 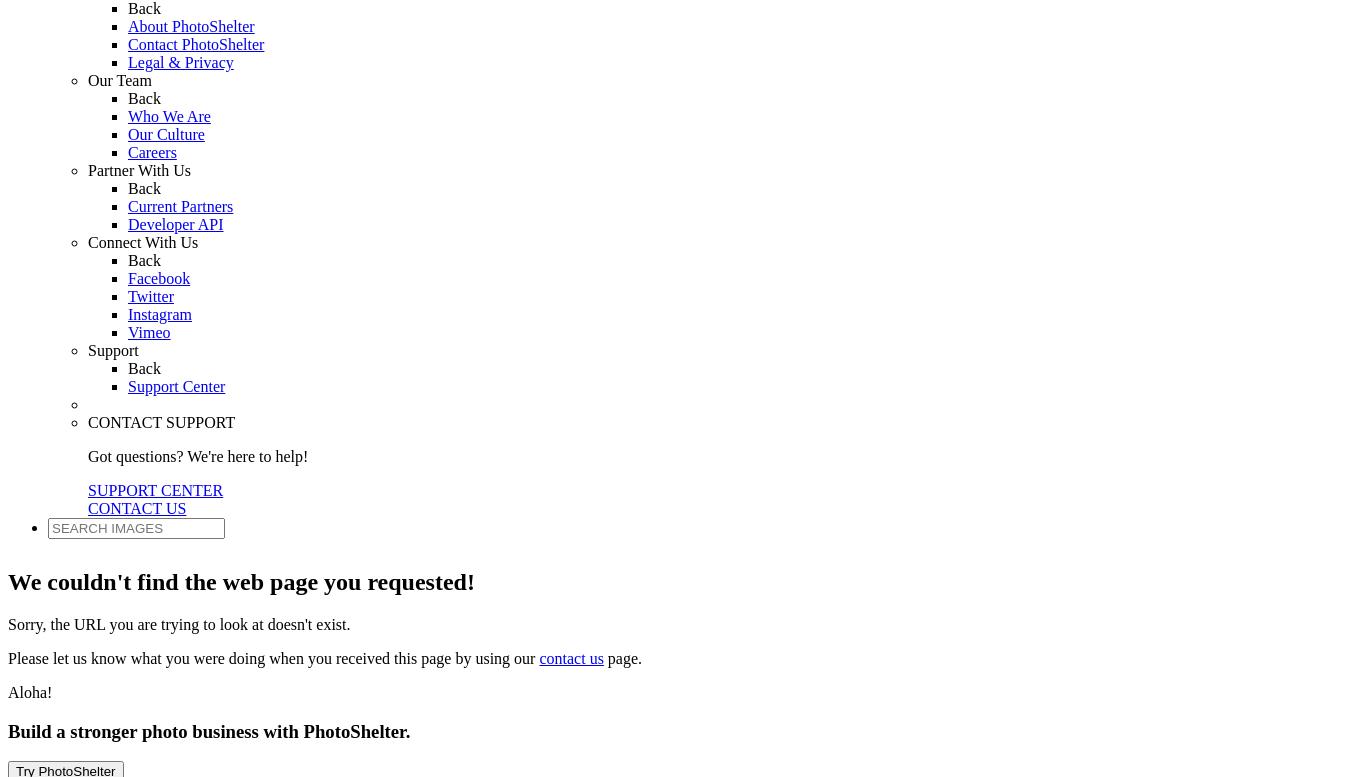 I want to click on 'Vimeo', so click(x=148, y=330).